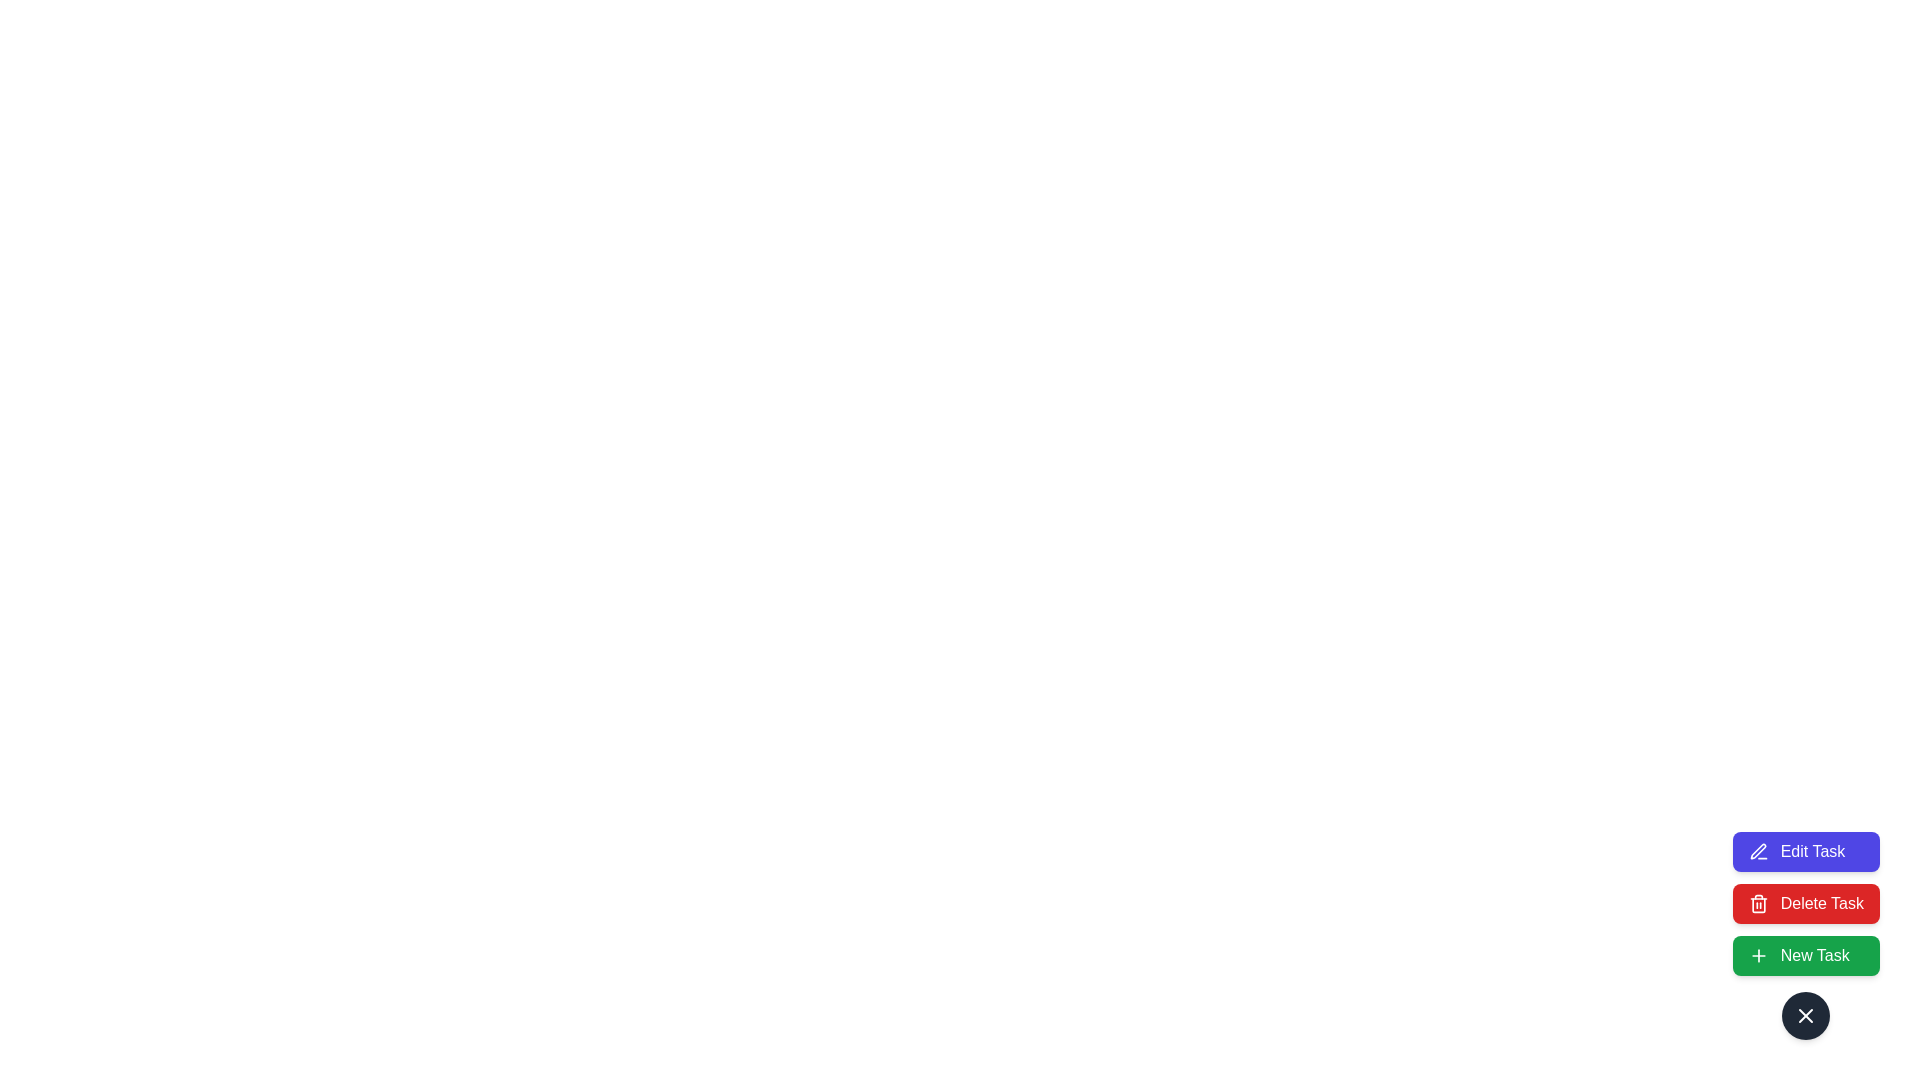 The image size is (1920, 1080). What do you see at coordinates (1805, 955) in the screenshot?
I see `the 'New Task' button` at bounding box center [1805, 955].